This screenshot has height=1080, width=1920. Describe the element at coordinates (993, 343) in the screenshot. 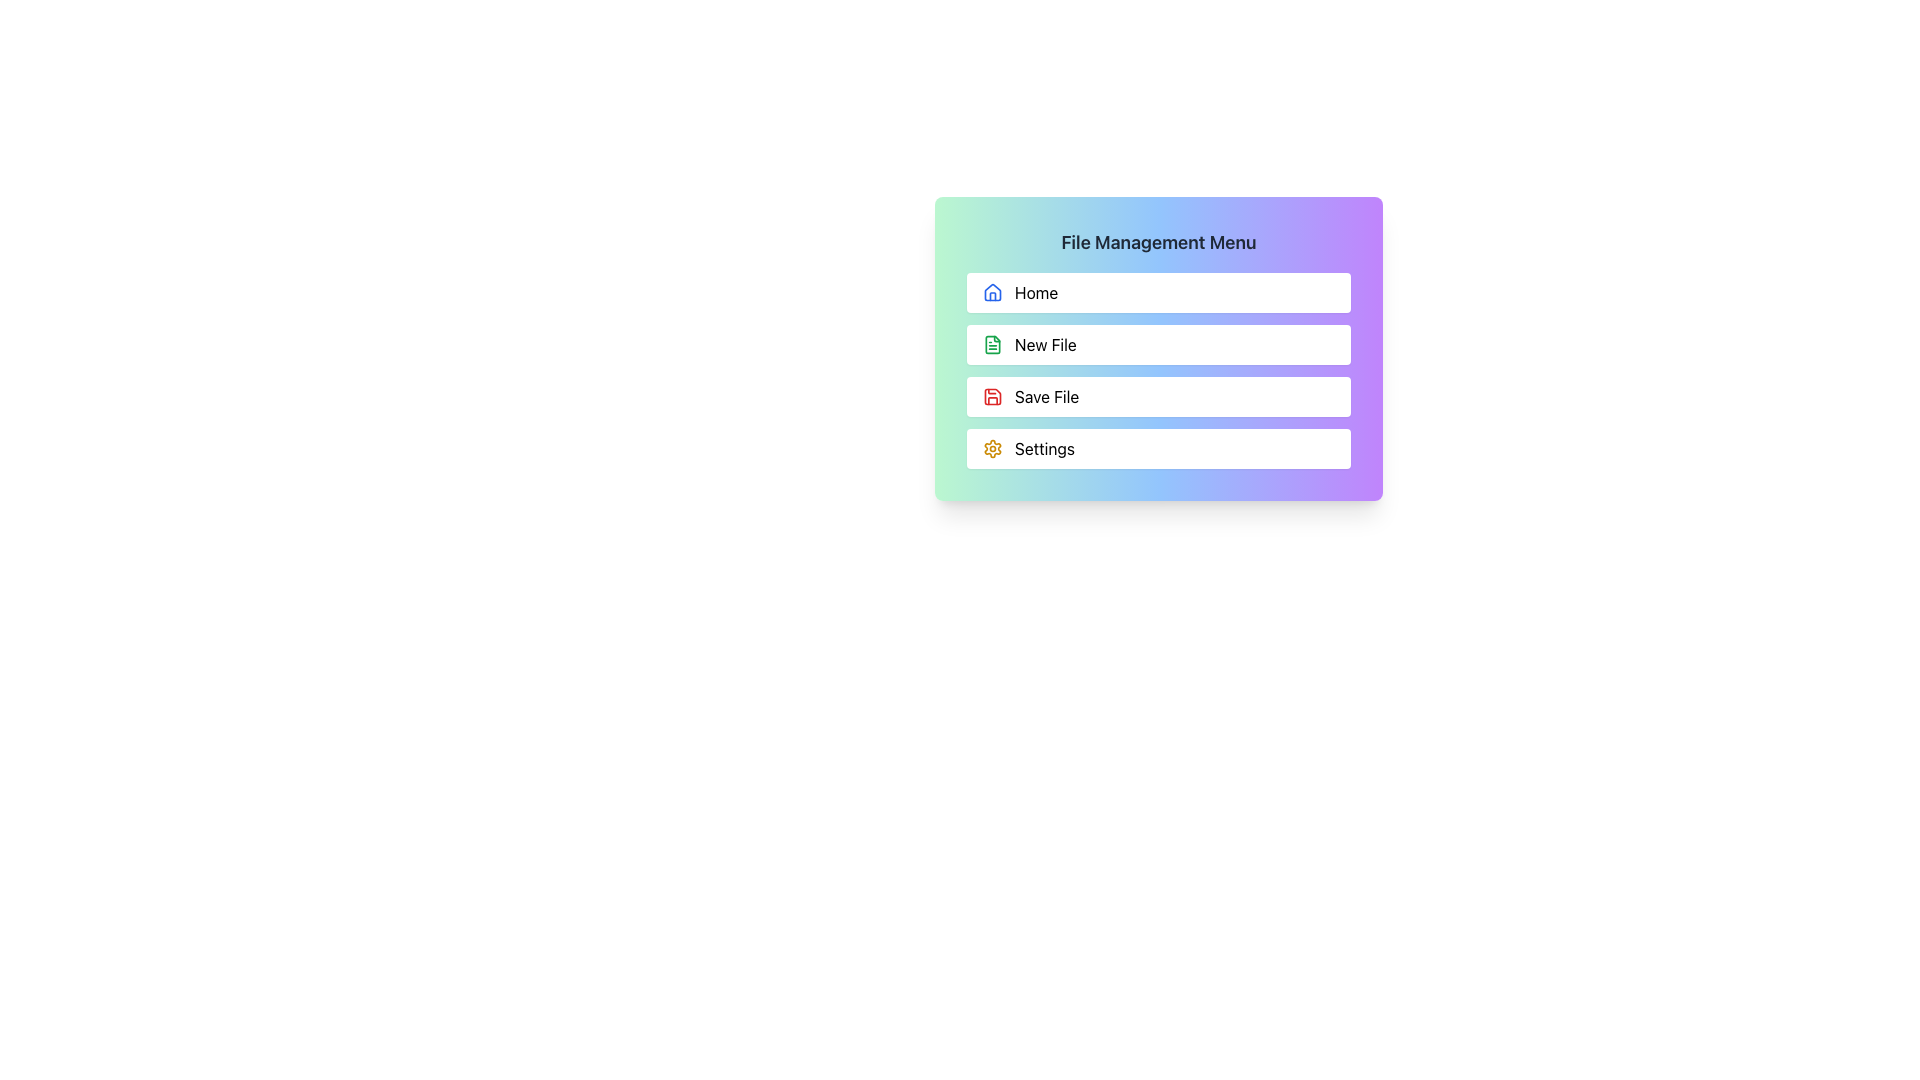

I see `the 'New File' button, which contains the SVG icon signaling the 'New File' action, located in the second row of the options list` at that location.